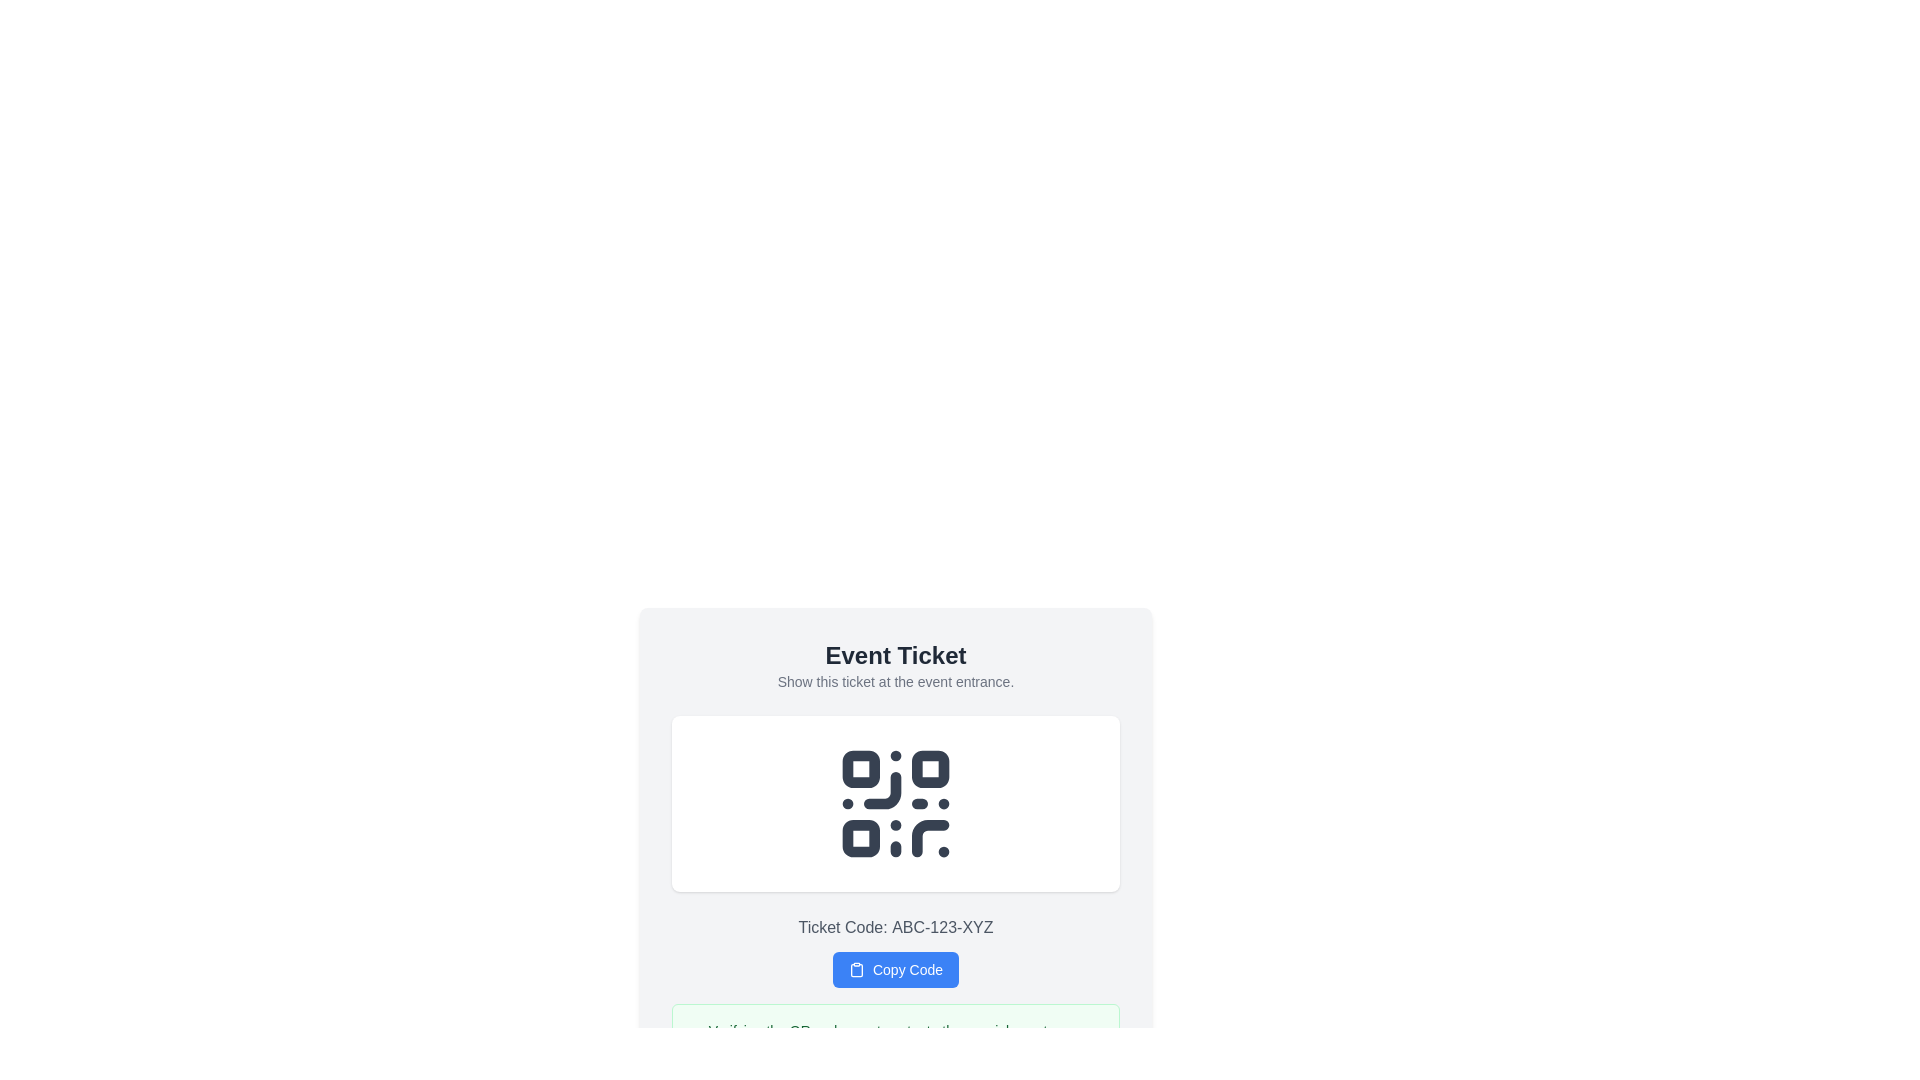 The image size is (1920, 1080). Describe the element at coordinates (861, 838) in the screenshot. I see `the bottom-left block of the QR code representation, which serves as a graphical representation encoding data` at that location.